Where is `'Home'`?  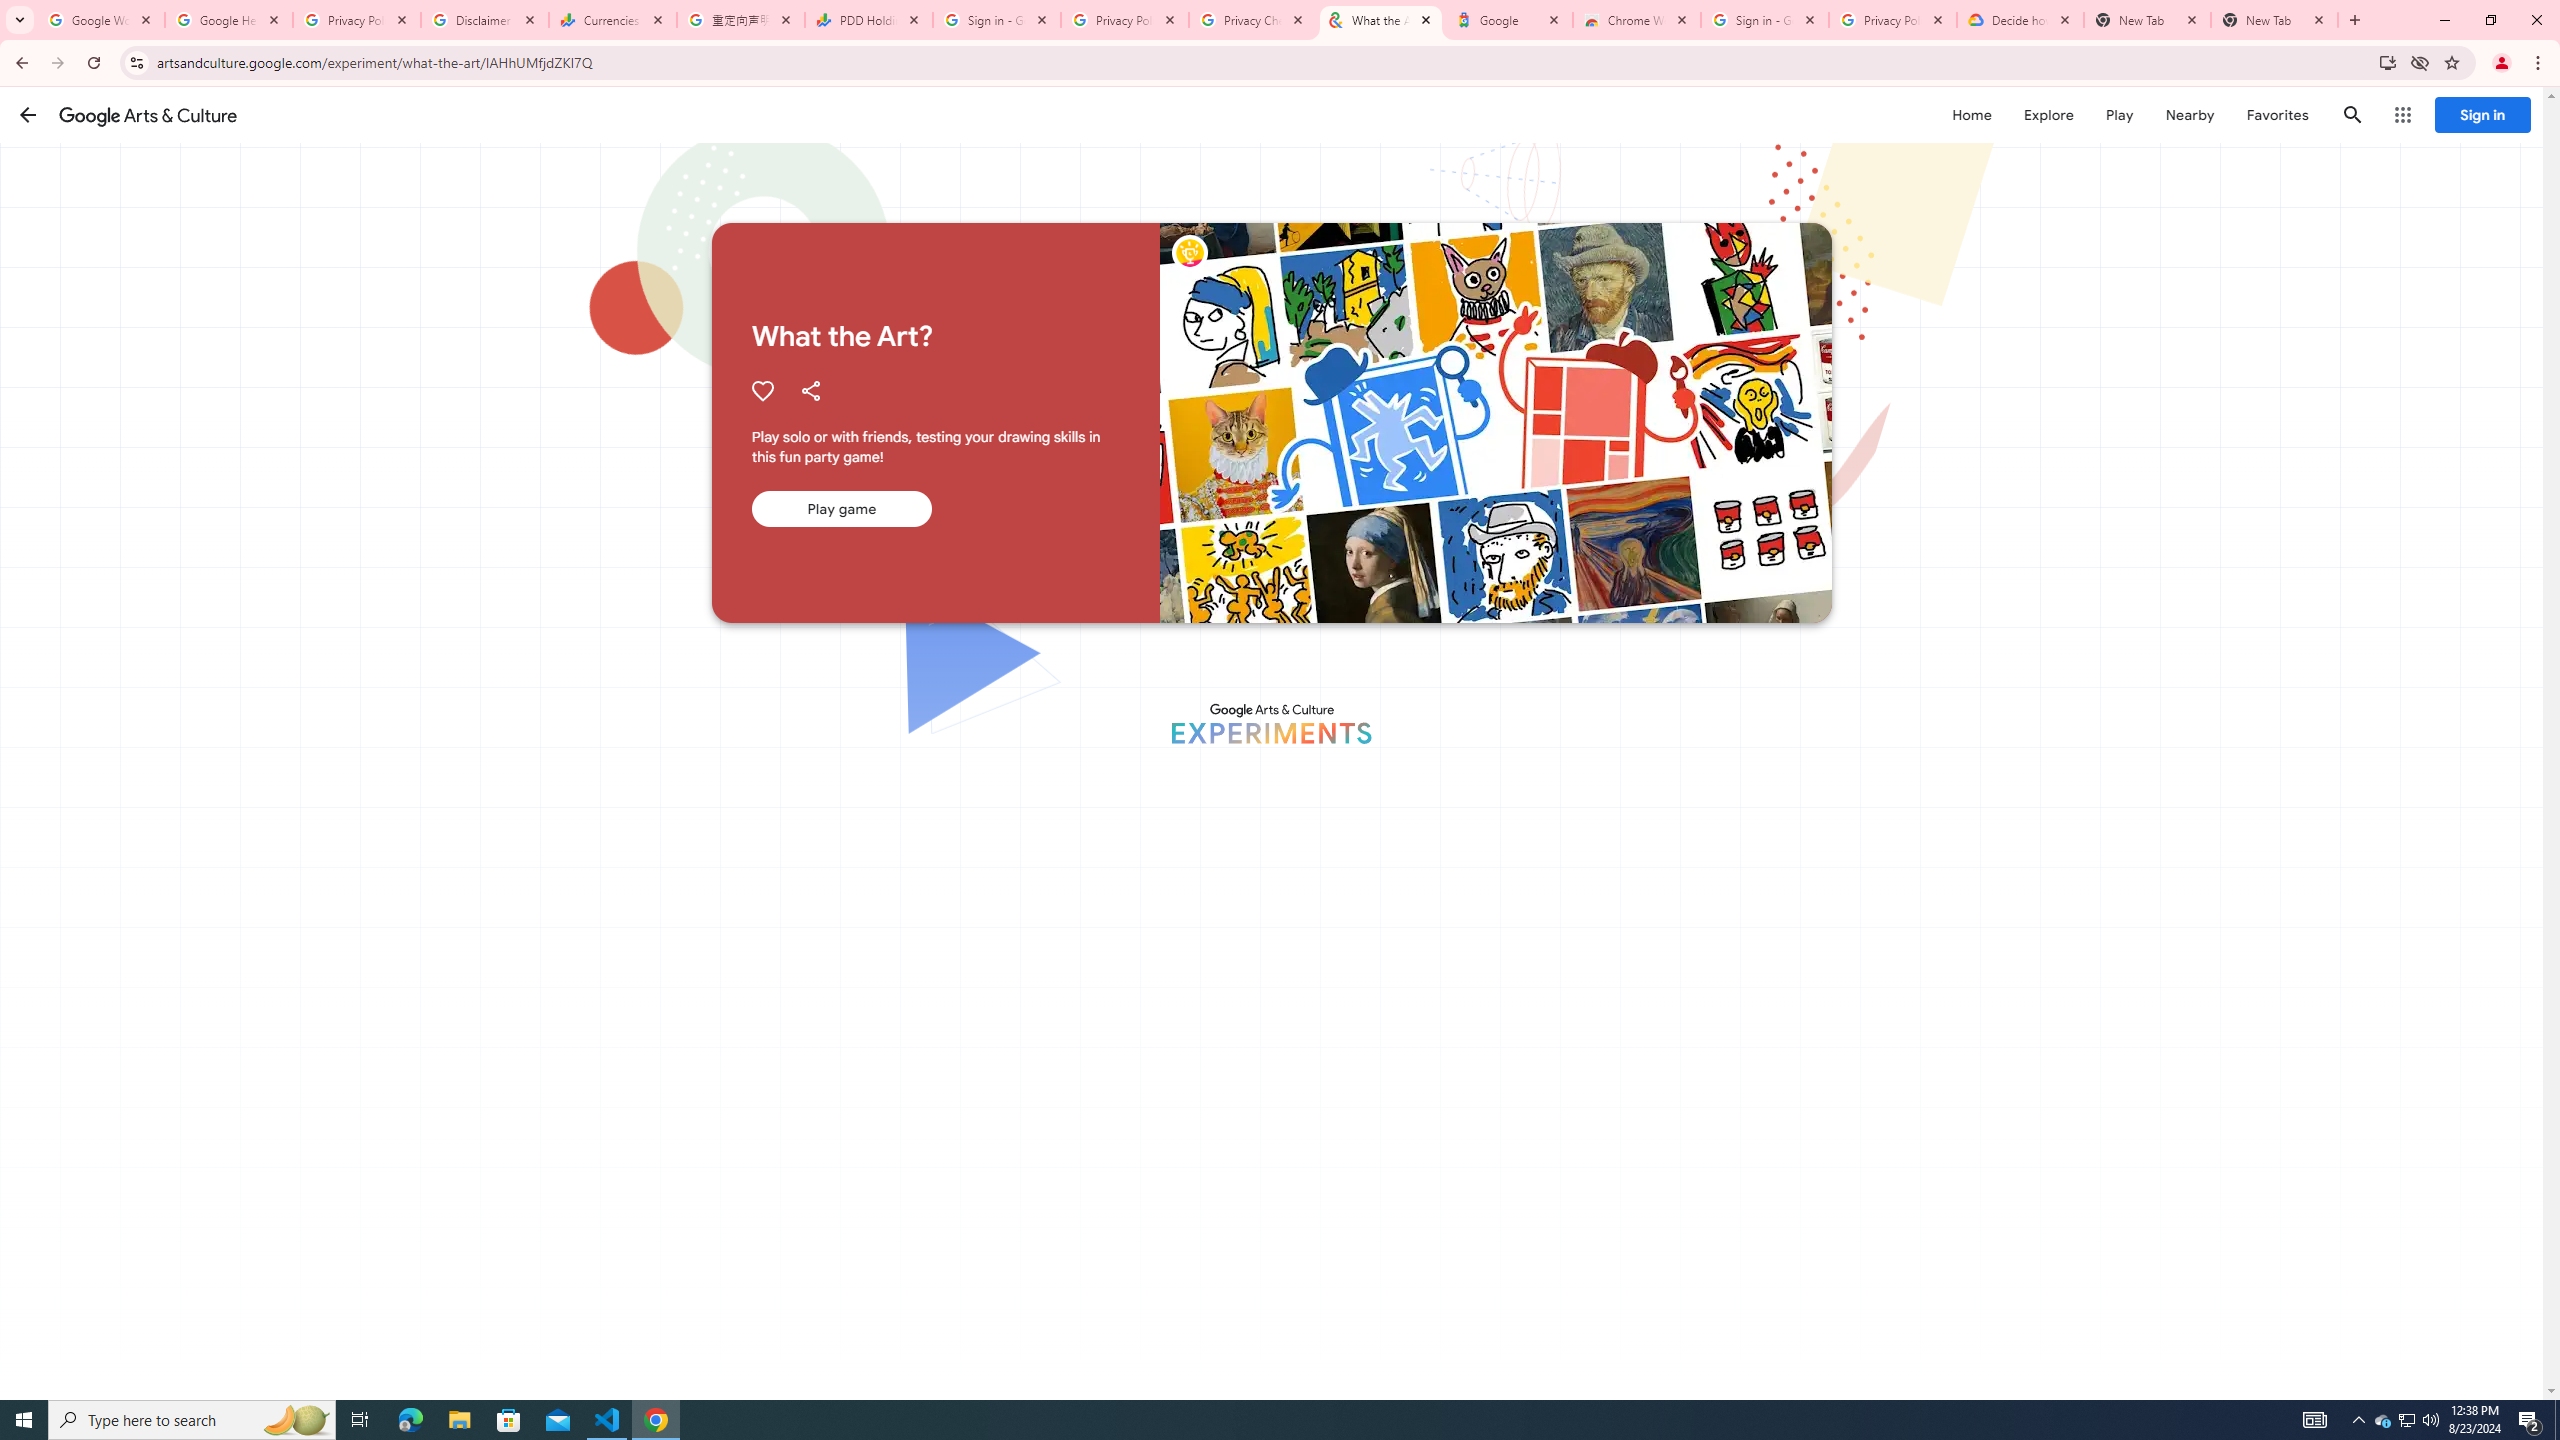 'Home' is located at coordinates (1970, 114).